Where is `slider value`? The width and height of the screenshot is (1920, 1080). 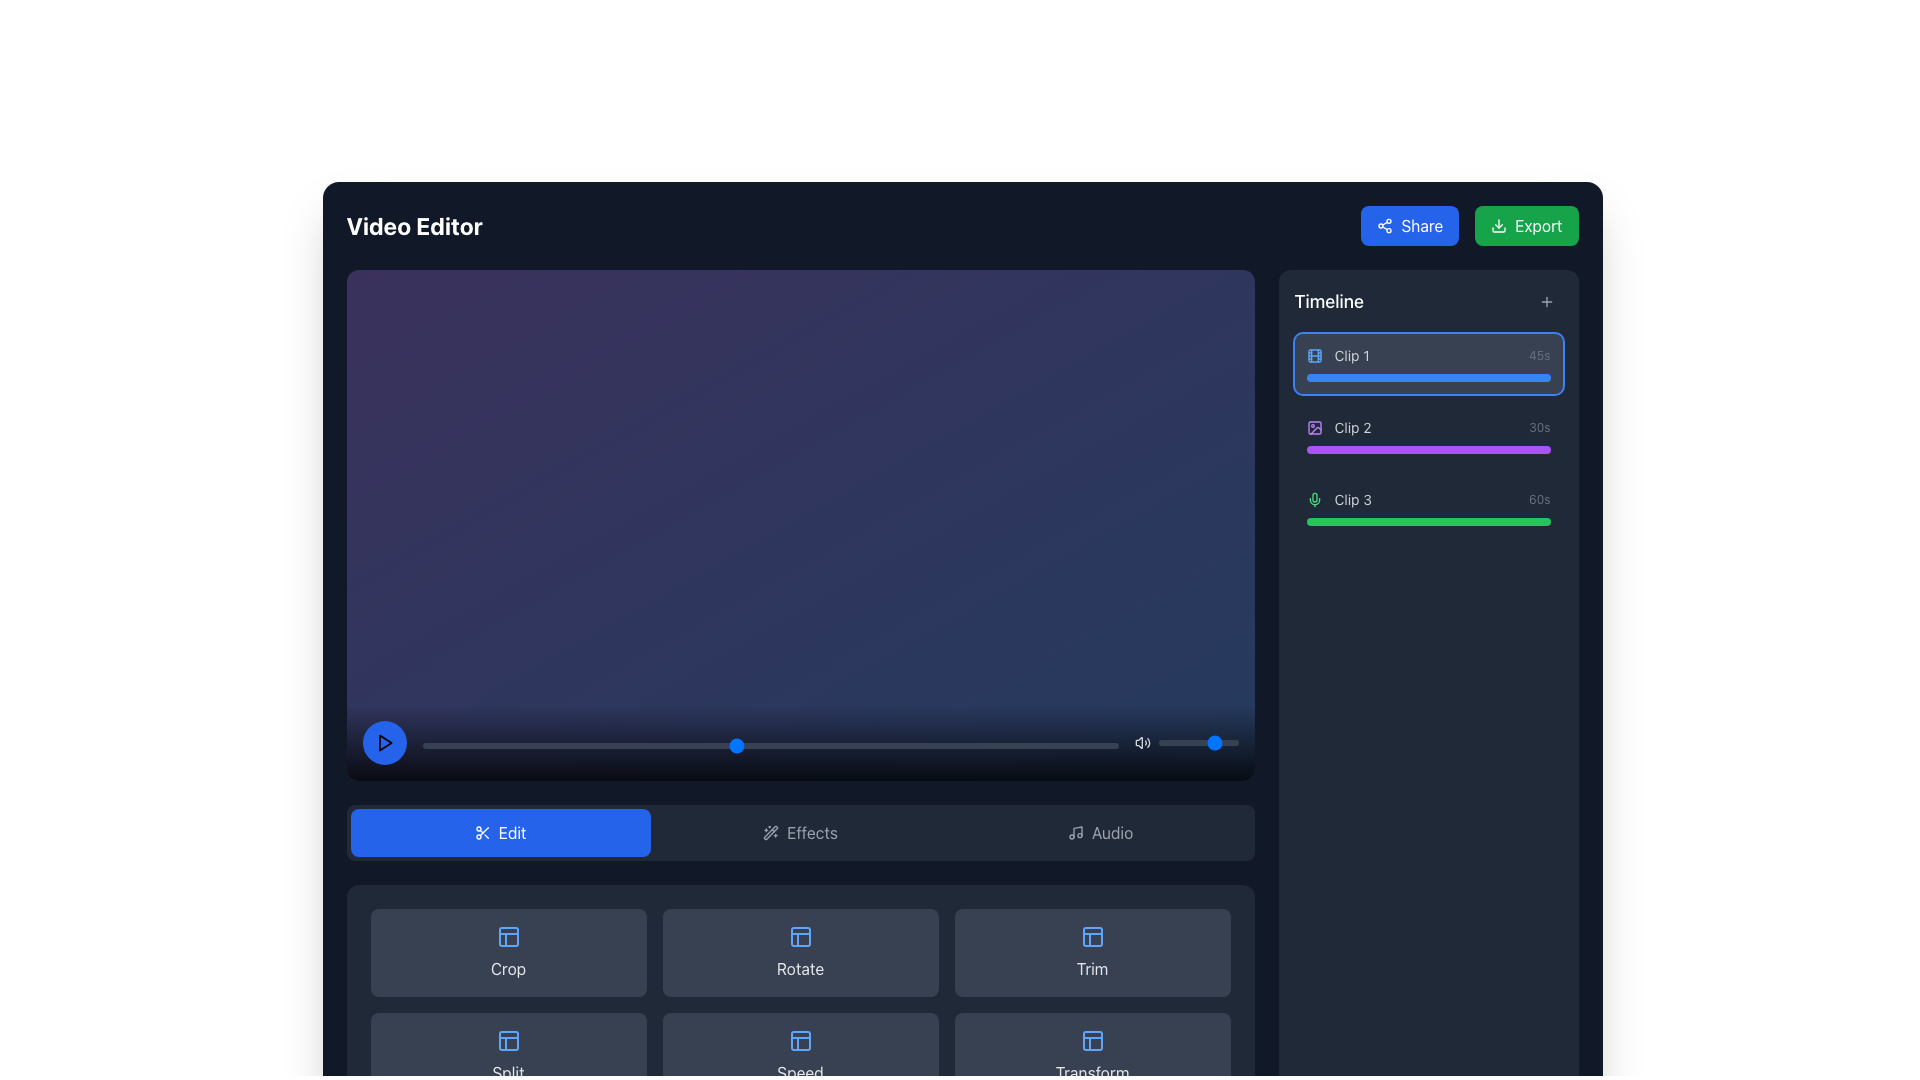 slider value is located at coordinates (901, 744).